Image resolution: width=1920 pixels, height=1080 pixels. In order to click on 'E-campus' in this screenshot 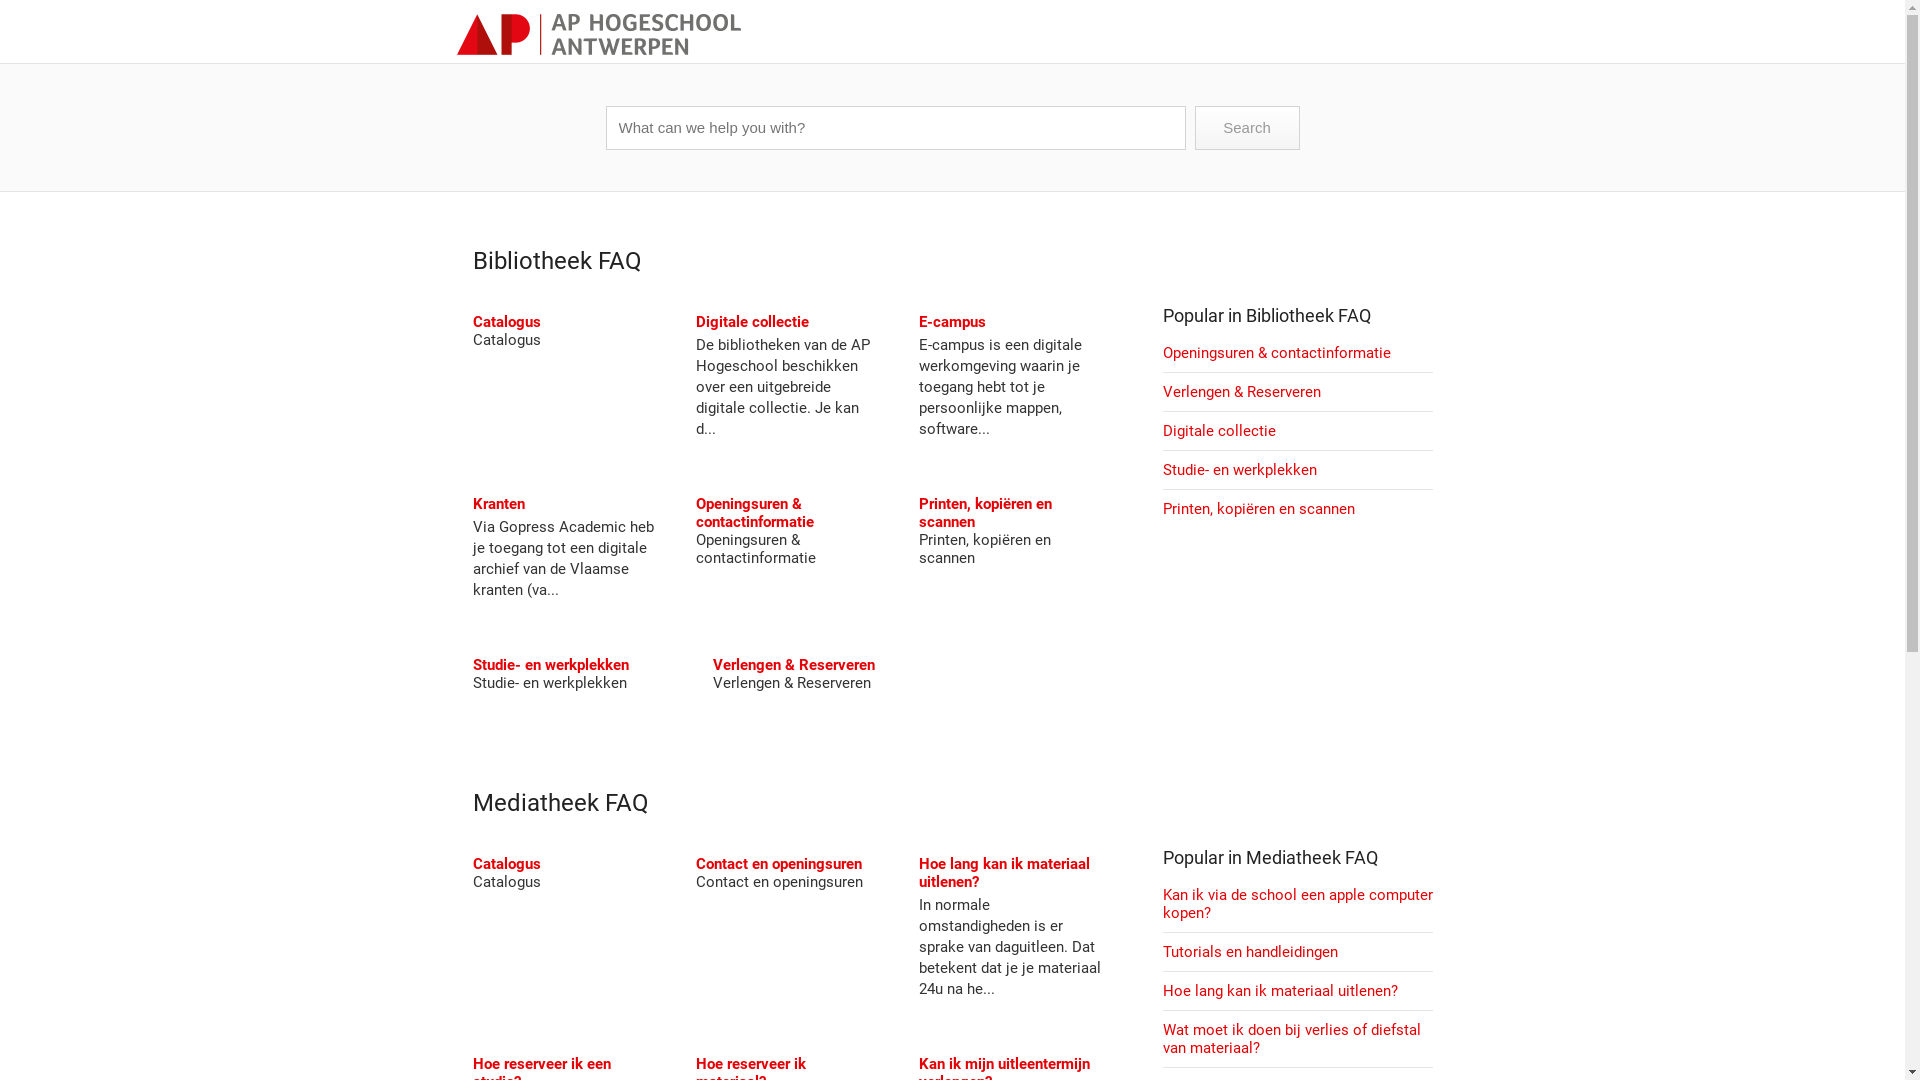, I will do `click(917, 320)`.